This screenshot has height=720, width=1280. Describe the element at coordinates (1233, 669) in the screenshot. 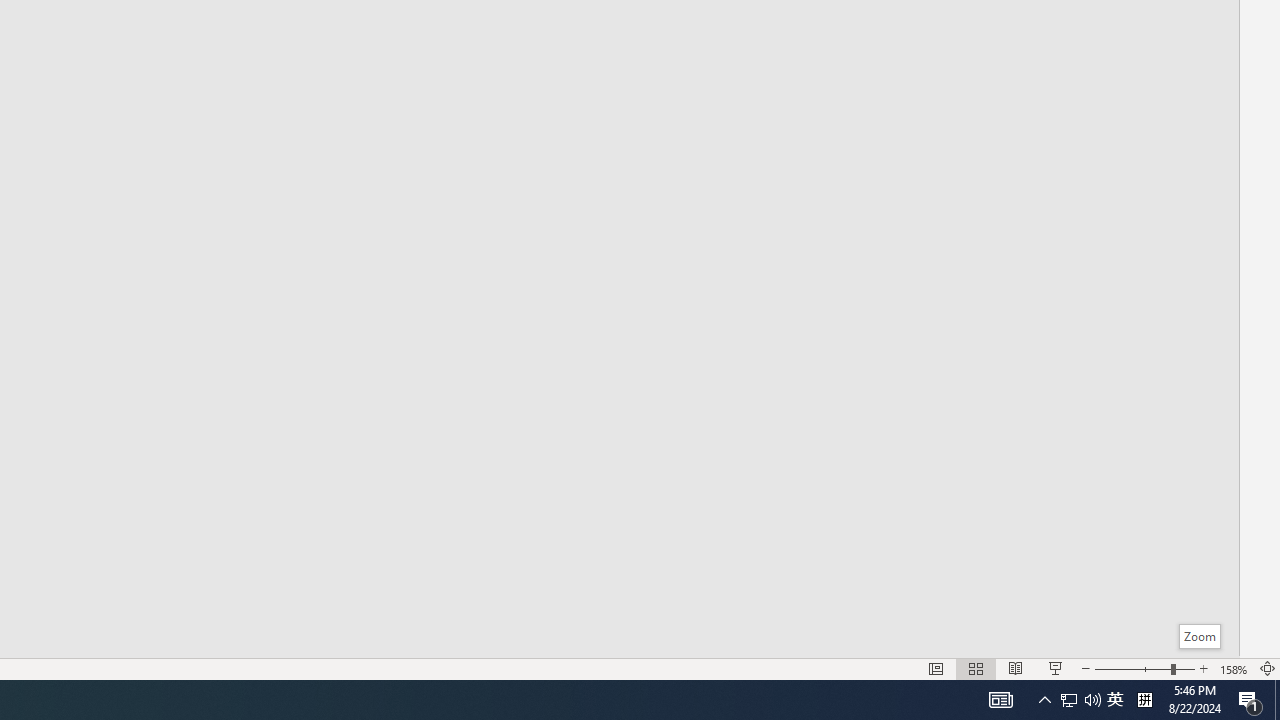

I see `'Zoom 158%'` at that location.